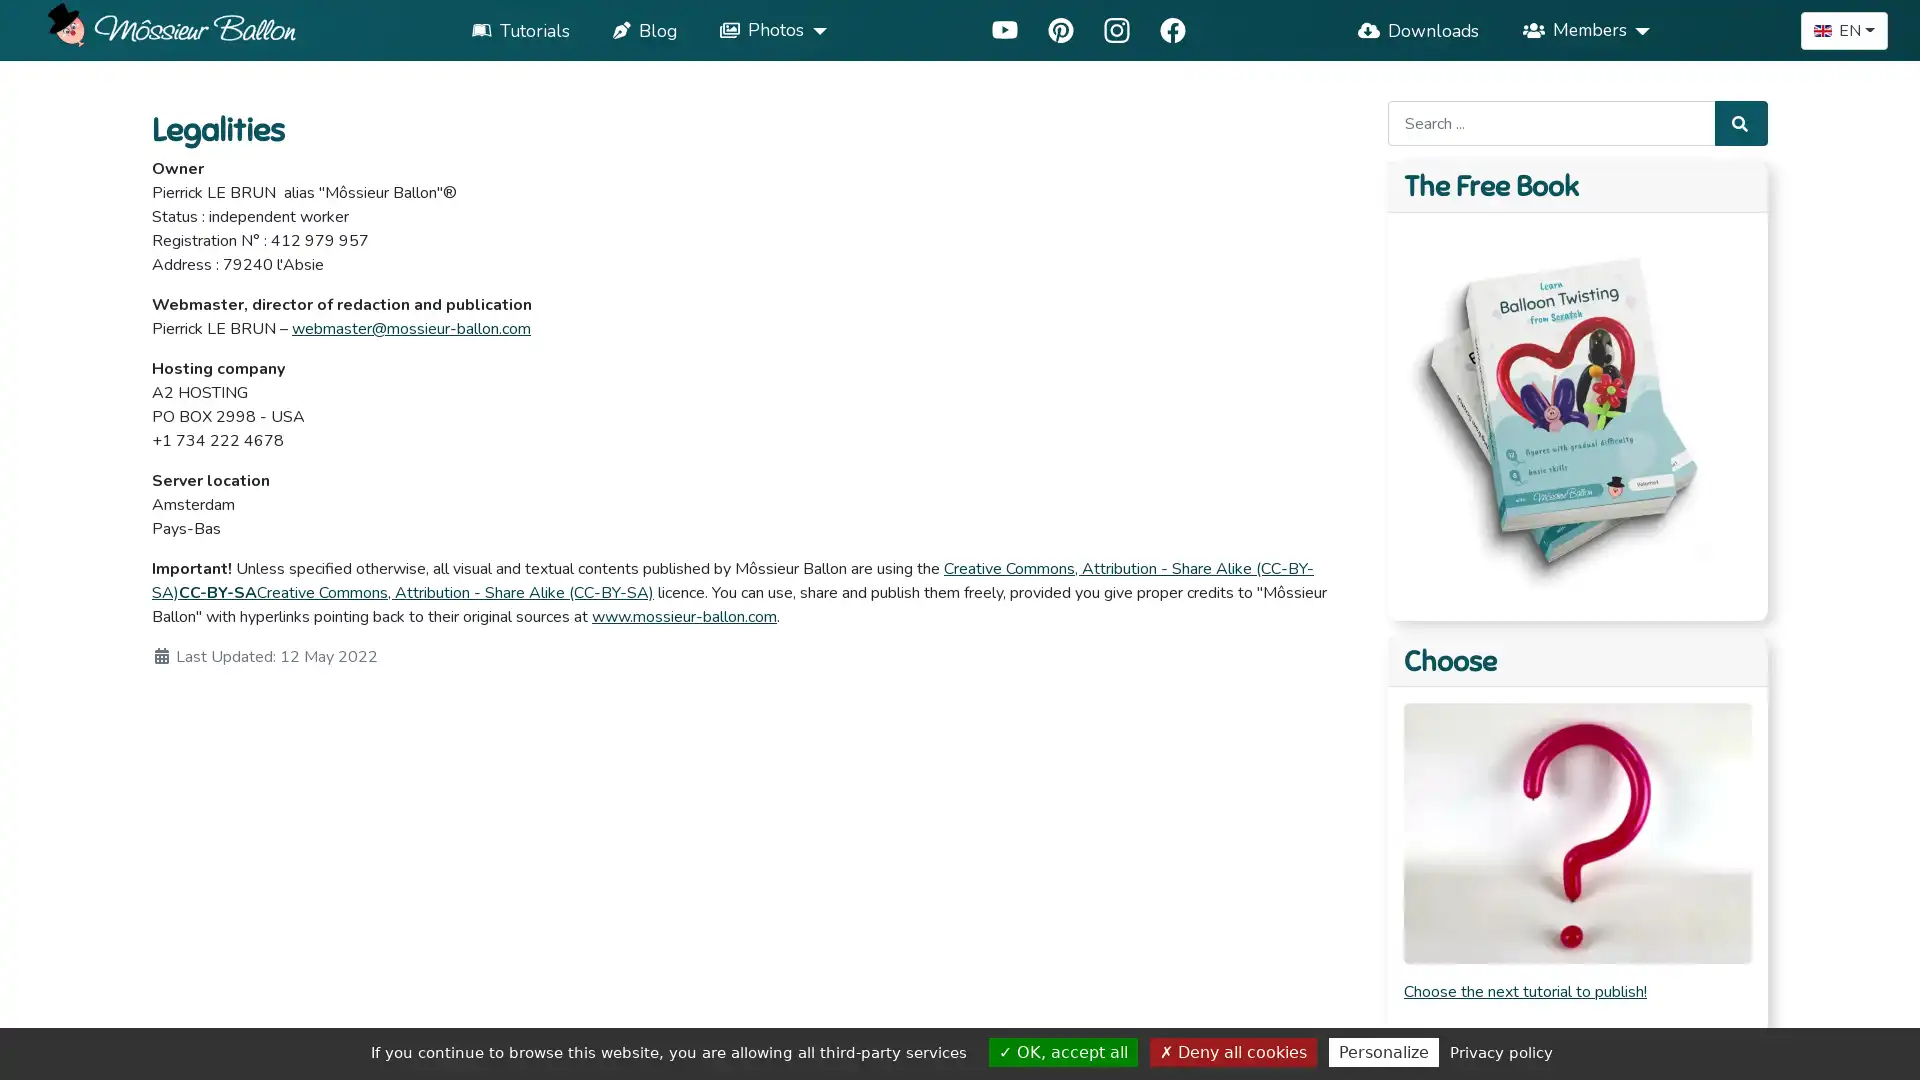 The width and height of the screenshot is (1920, 1080). What do you see at coordinates (1232, 1051) in the screenshot?
I see `Deny all cookies` at bounding box center [1232, 1051].